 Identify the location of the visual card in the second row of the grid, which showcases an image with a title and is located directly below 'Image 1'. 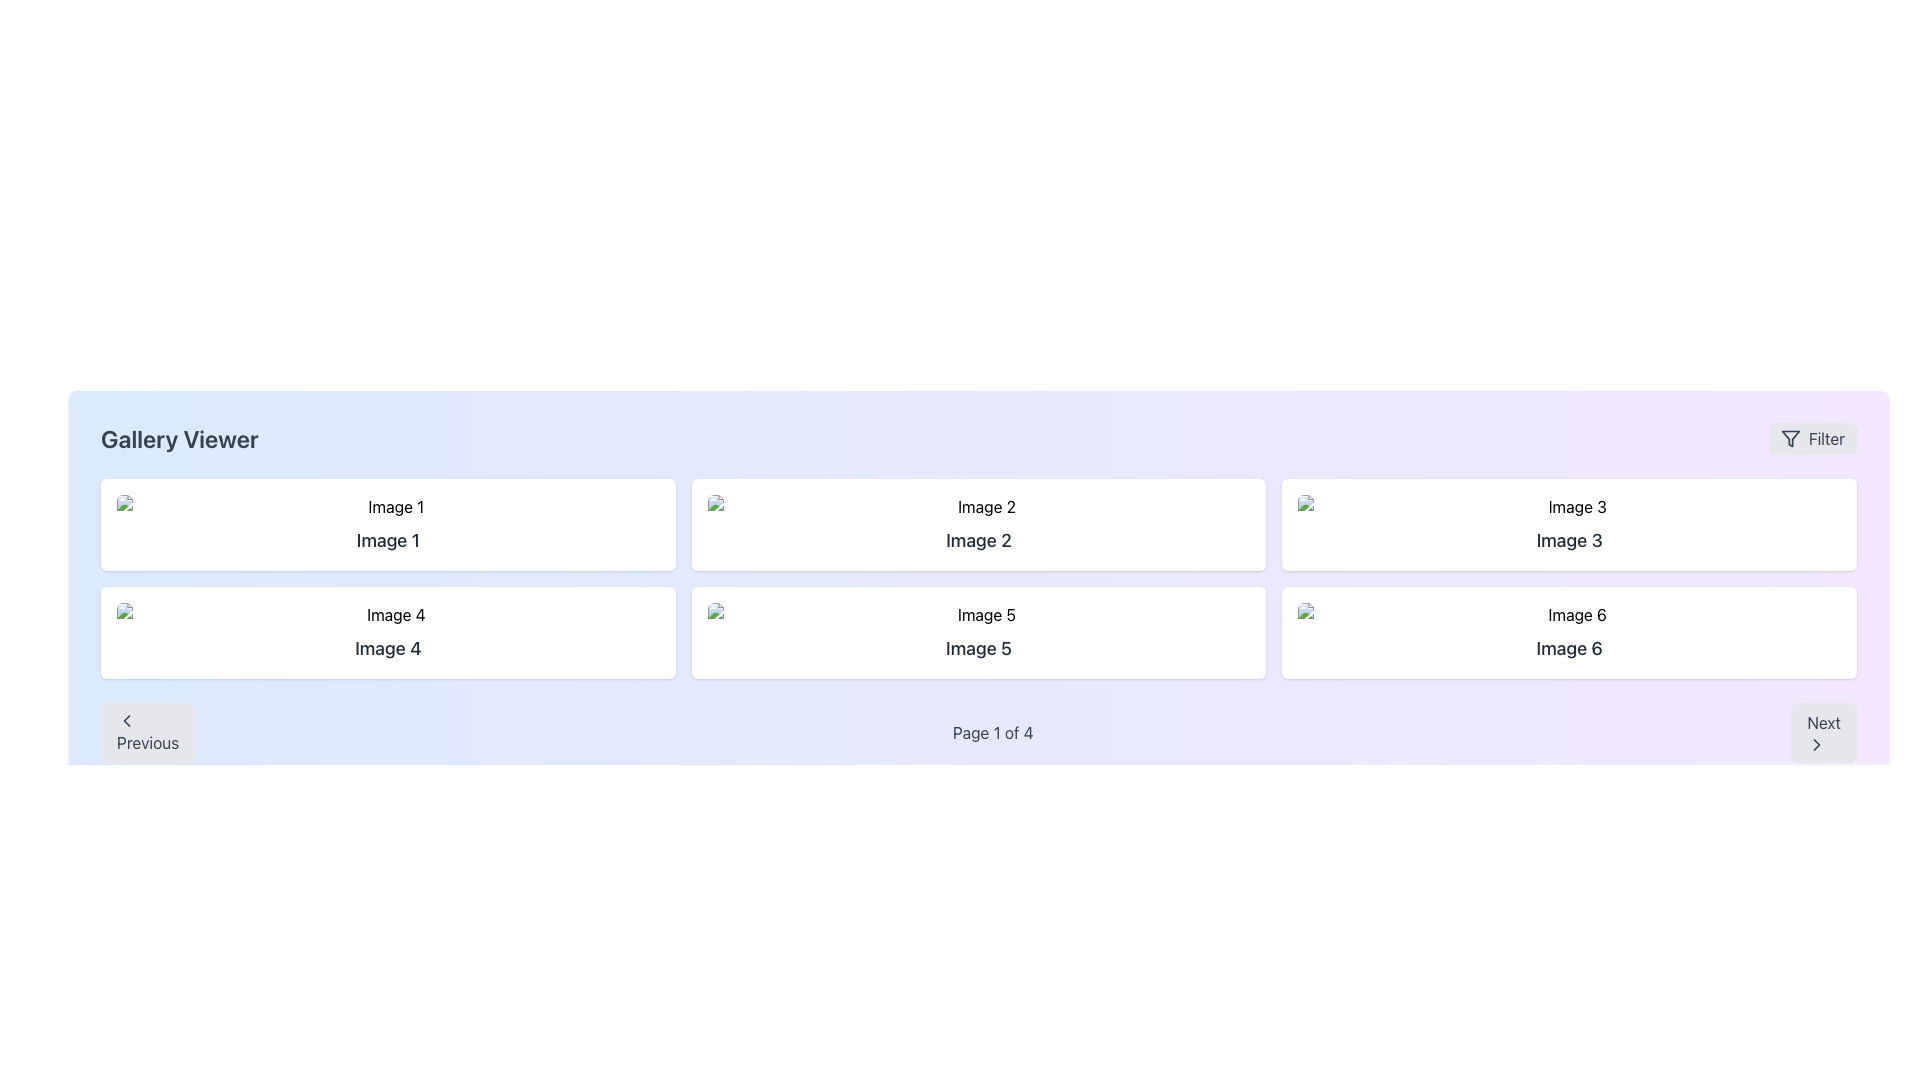
(388, 632).